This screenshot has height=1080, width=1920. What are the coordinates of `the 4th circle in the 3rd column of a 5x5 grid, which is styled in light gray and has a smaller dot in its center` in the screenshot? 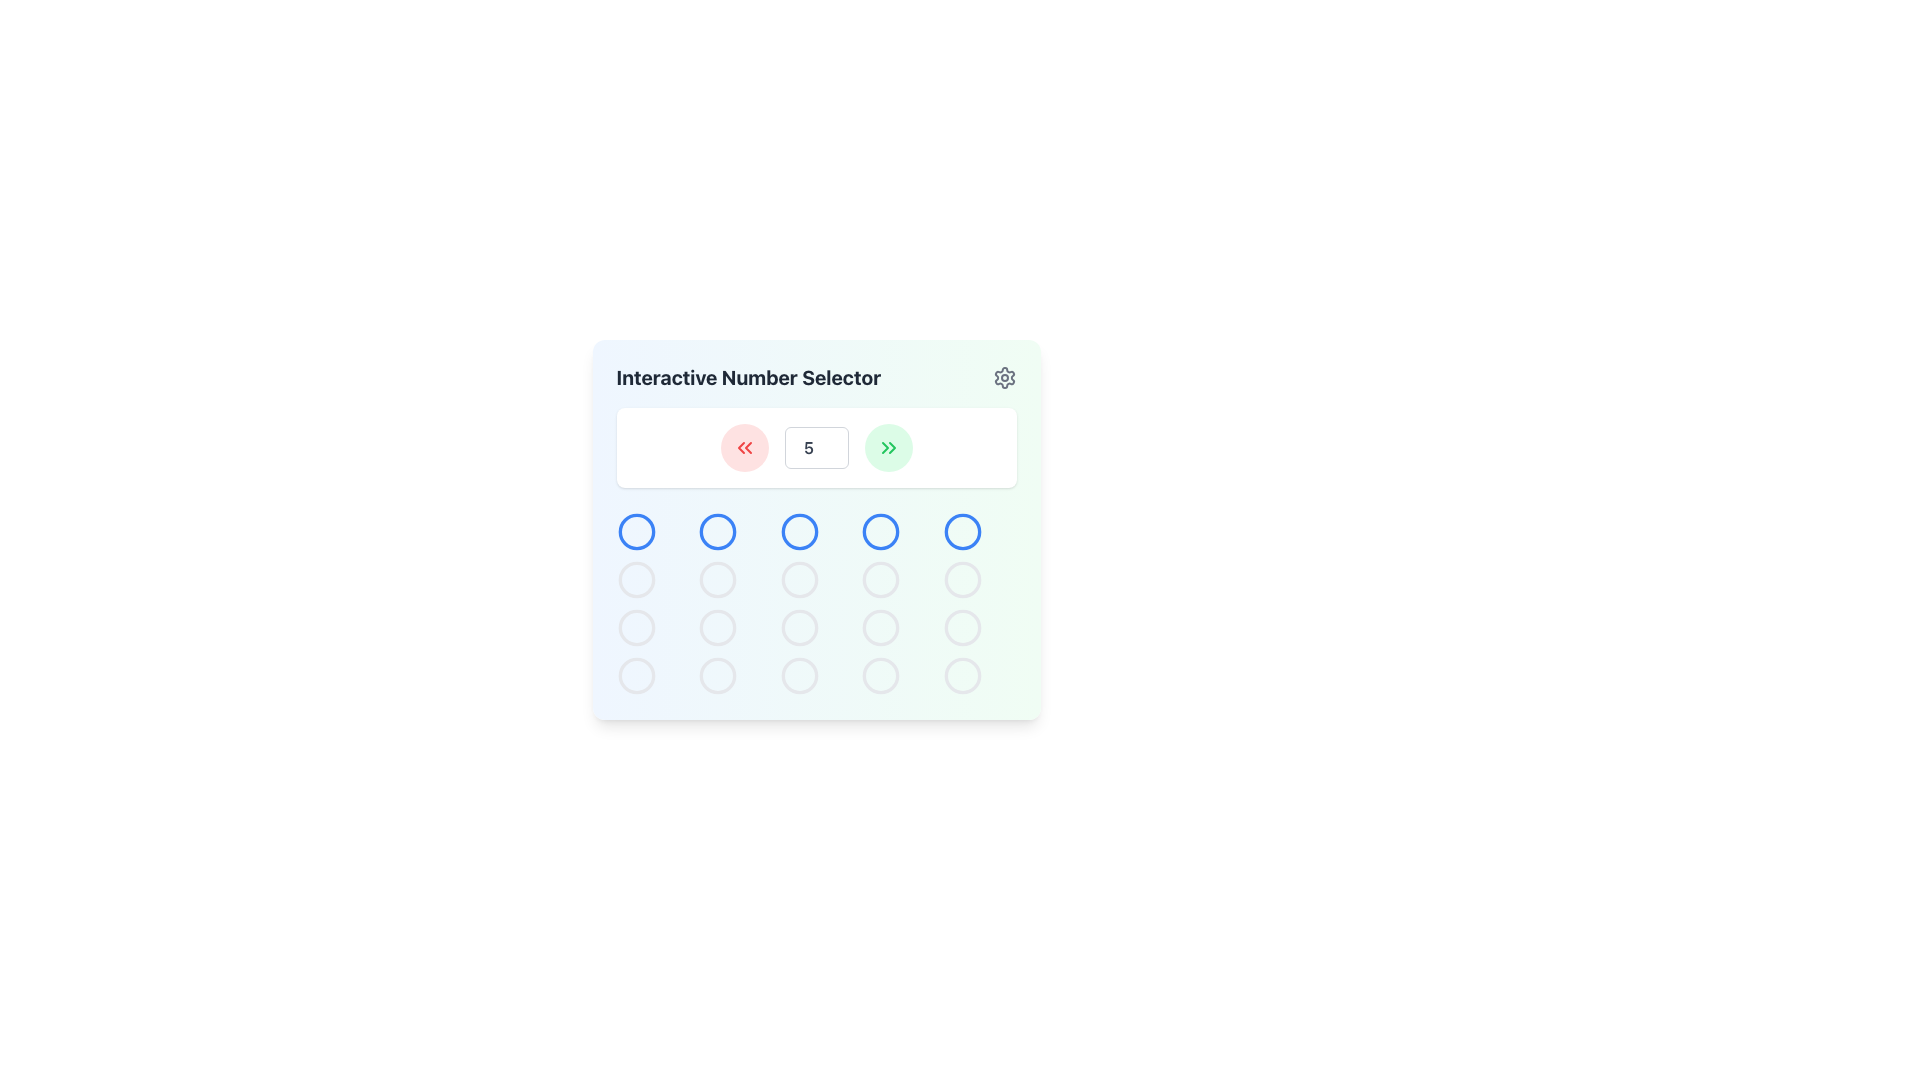 It's located at (880, 627).